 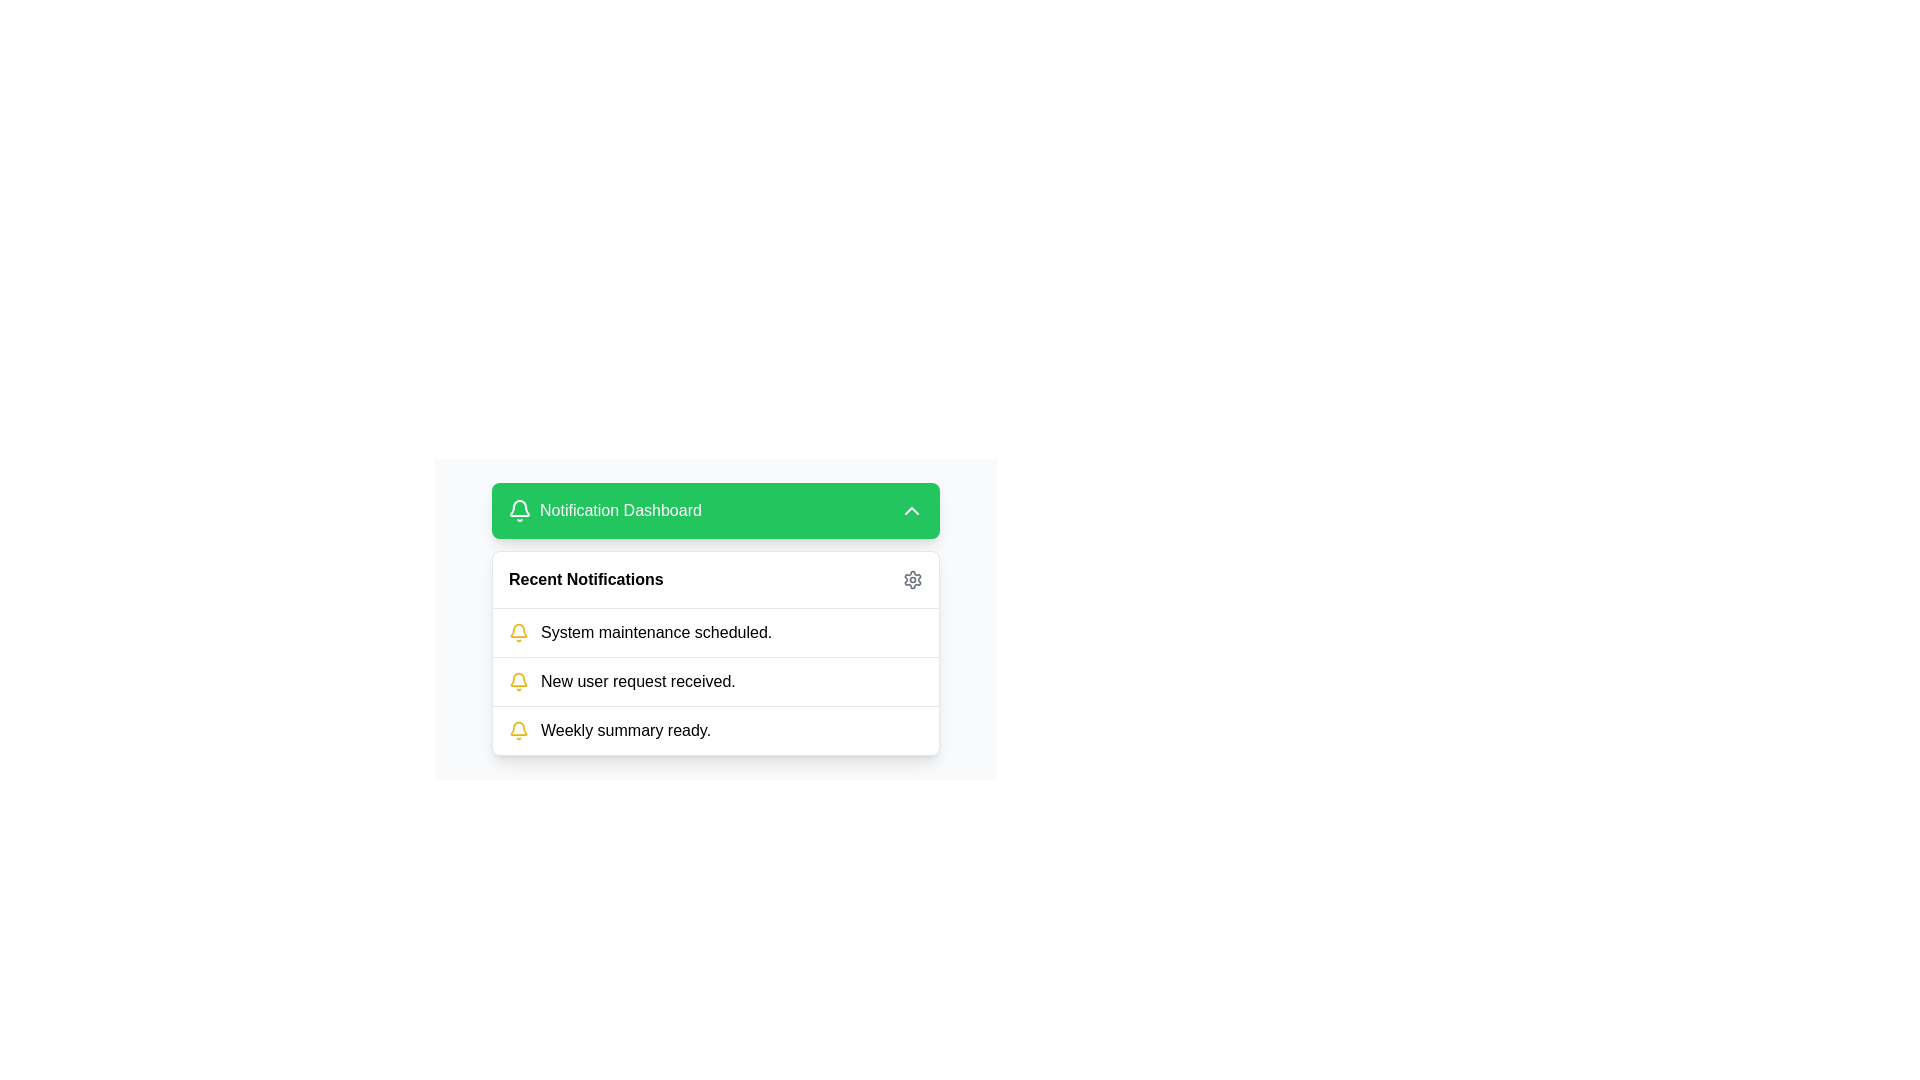 What do you see at coordinates (715, 632) in the screenshot?
I see `information displayed in the first notification item about 'System maintenance scheduled' located under the 'Recent Notifications' section` at bounding box center [715, 632].